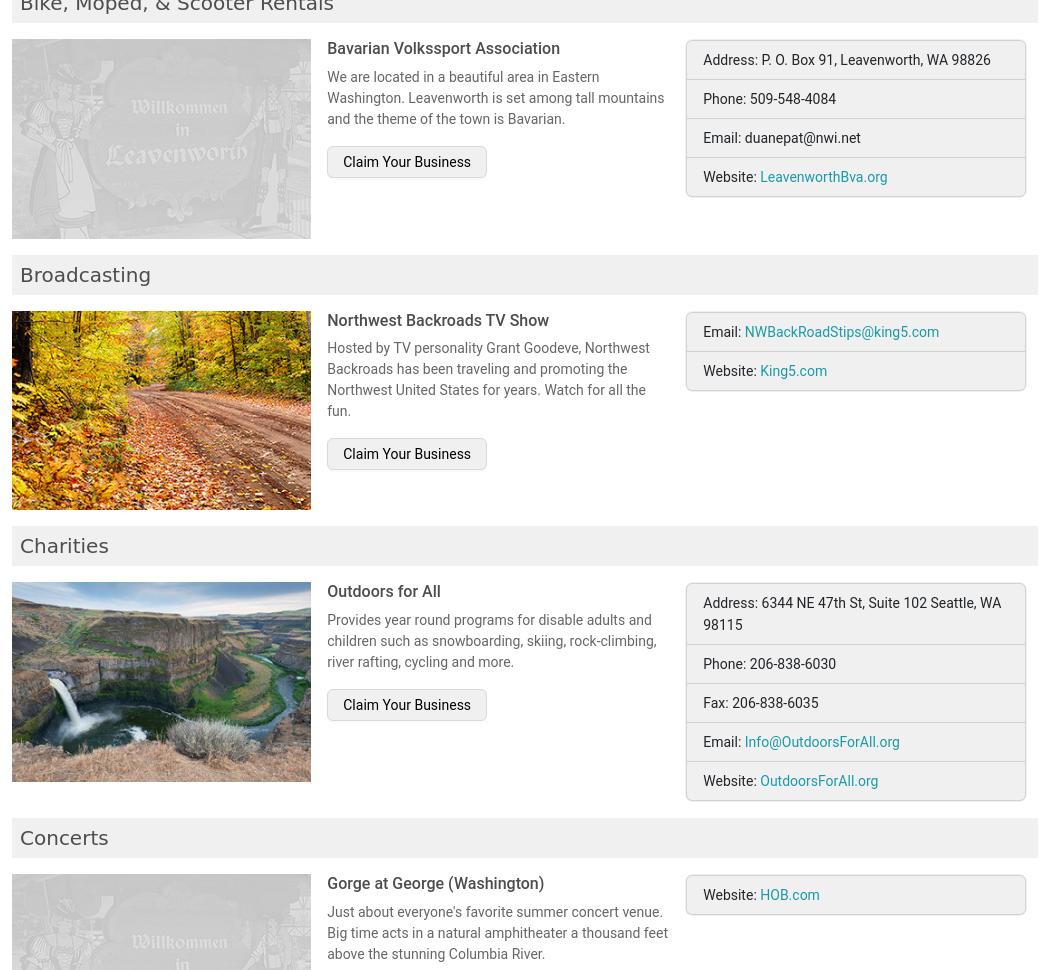 This screenshot has height=970, width=1050. I want to click on '-', so click(598, 295).